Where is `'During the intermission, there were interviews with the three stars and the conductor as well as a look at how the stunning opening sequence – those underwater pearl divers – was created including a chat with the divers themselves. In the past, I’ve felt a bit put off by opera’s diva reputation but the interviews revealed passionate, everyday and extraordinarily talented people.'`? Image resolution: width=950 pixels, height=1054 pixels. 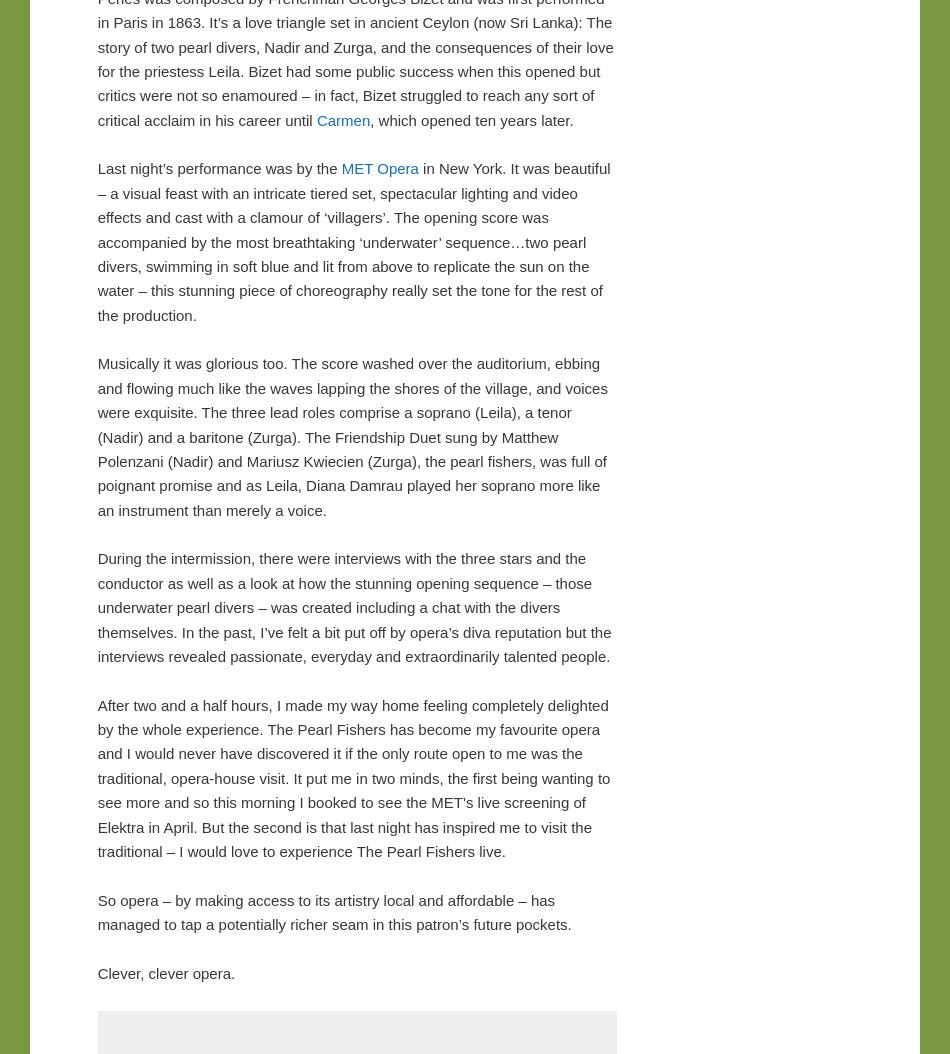 'During the intermission, there were interviews with the three stars and the conductor as well as a look at how the stunning opening sequence – those underwater pearl divers – was created including a chat with the divers themselves. In the past, I’ve felt a bit put off by opera’s diva reputation but the interviews revealed passionate, everyday and extraordinarily talented people.' is located at coordinates (352, 605).